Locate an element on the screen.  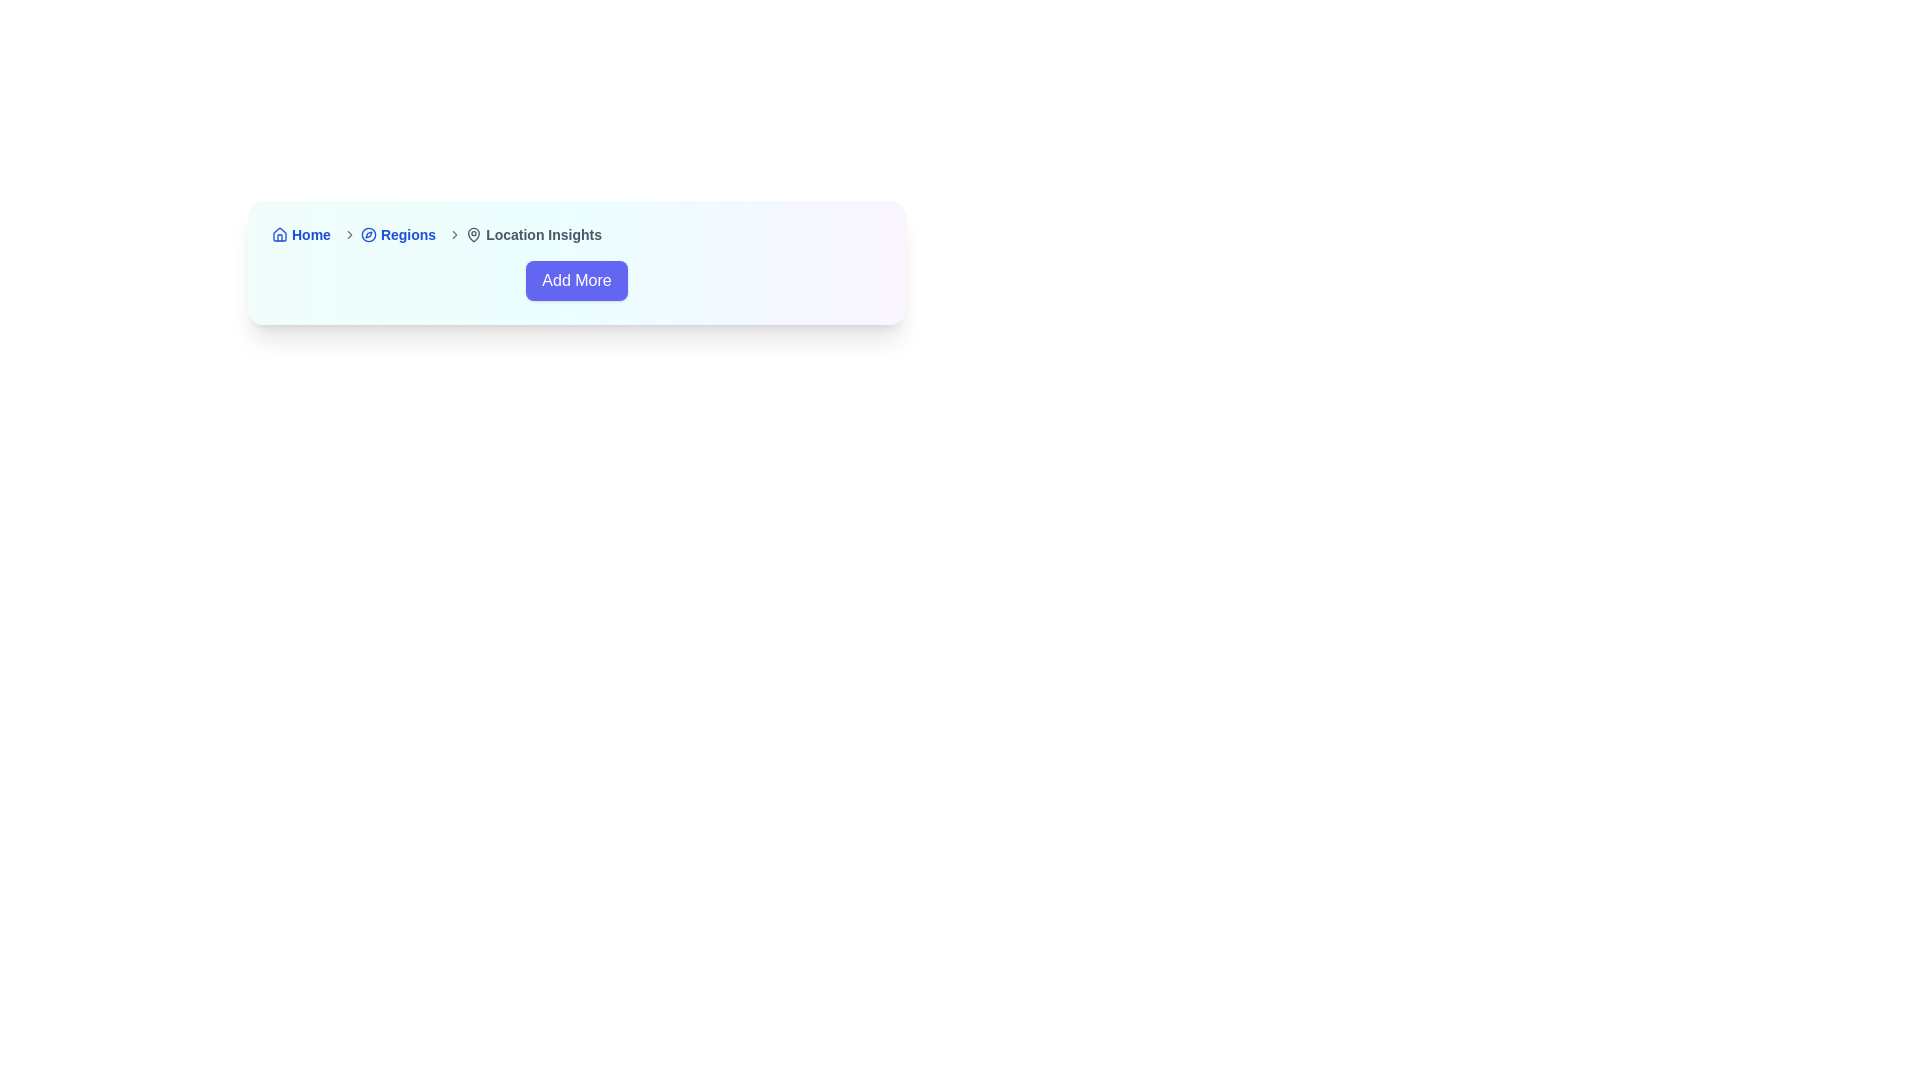
the Text label indicating the current page within the breadcrumb navigation bar, which is located directly to the right of a map pin icon is located at coordinates (544, 234).